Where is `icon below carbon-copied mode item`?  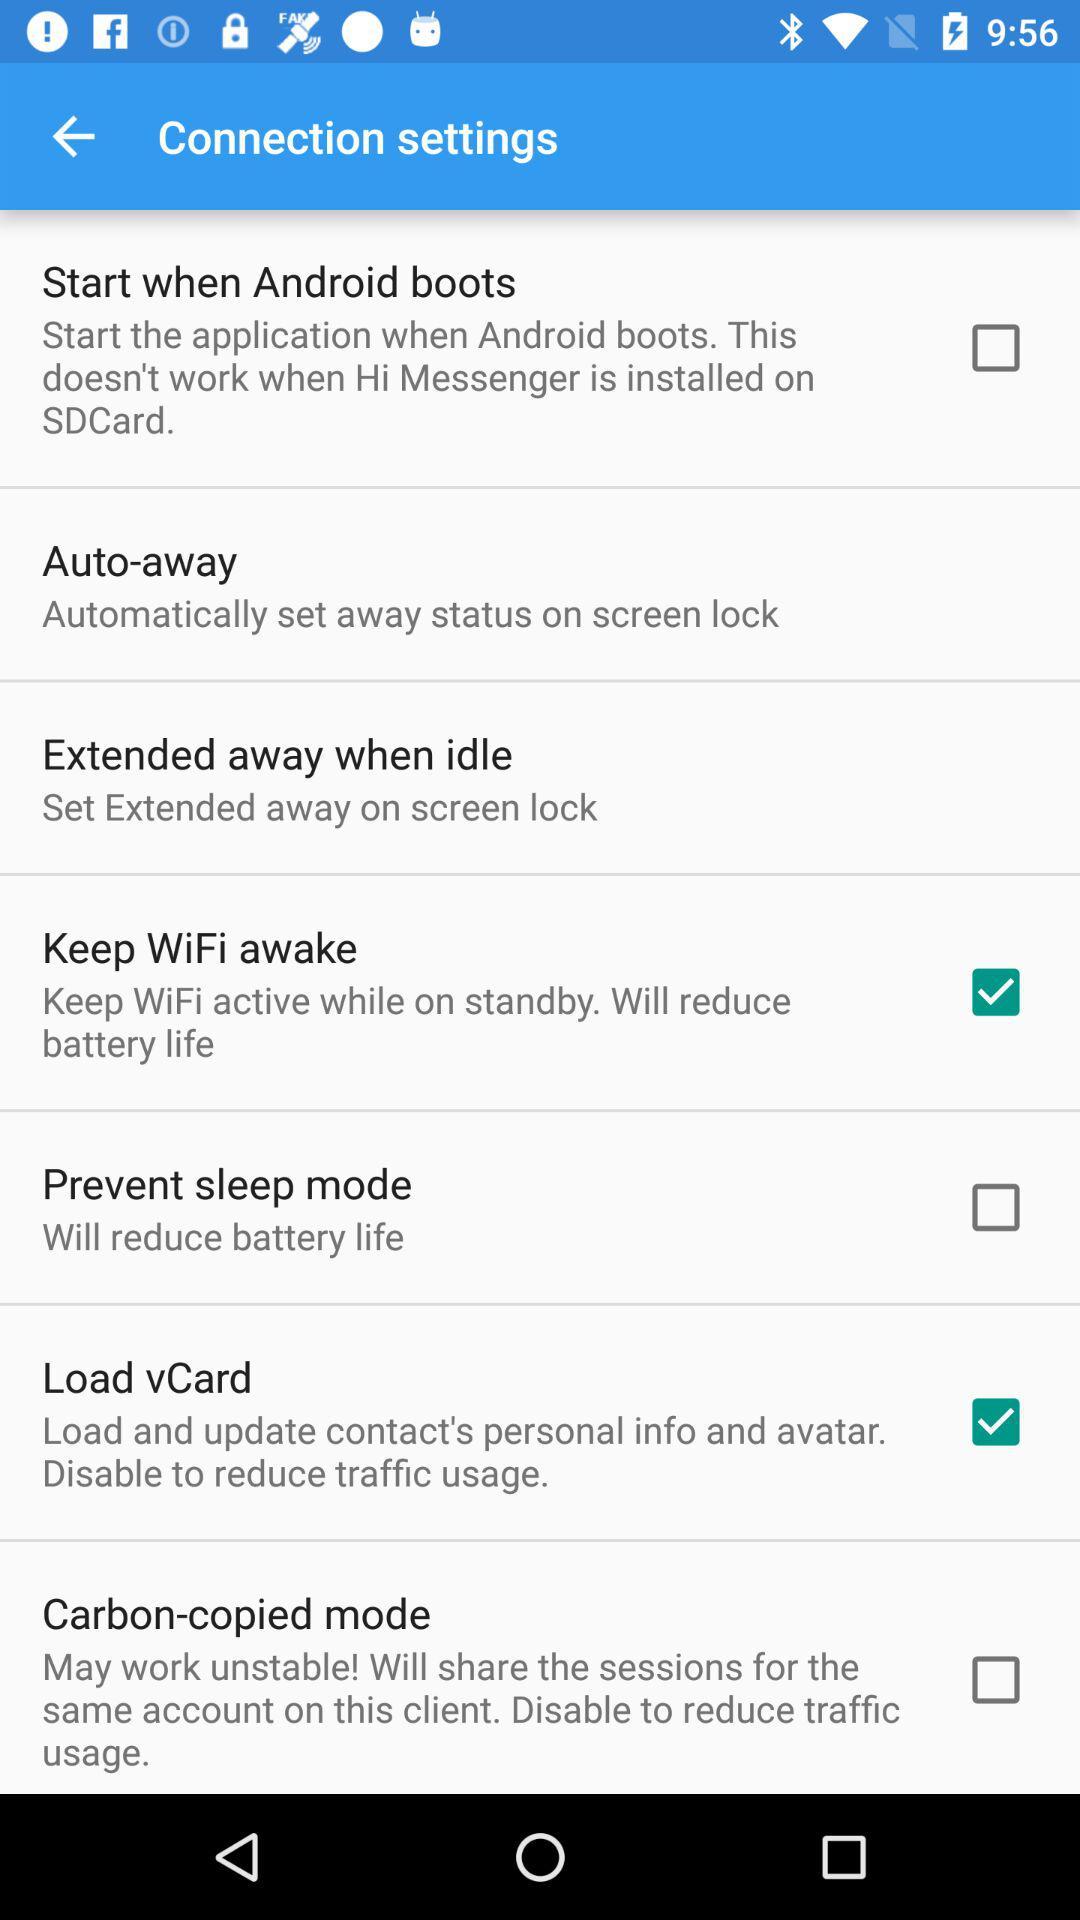
icon below carbon-copied mode item is located at coordinates (477, 1707).